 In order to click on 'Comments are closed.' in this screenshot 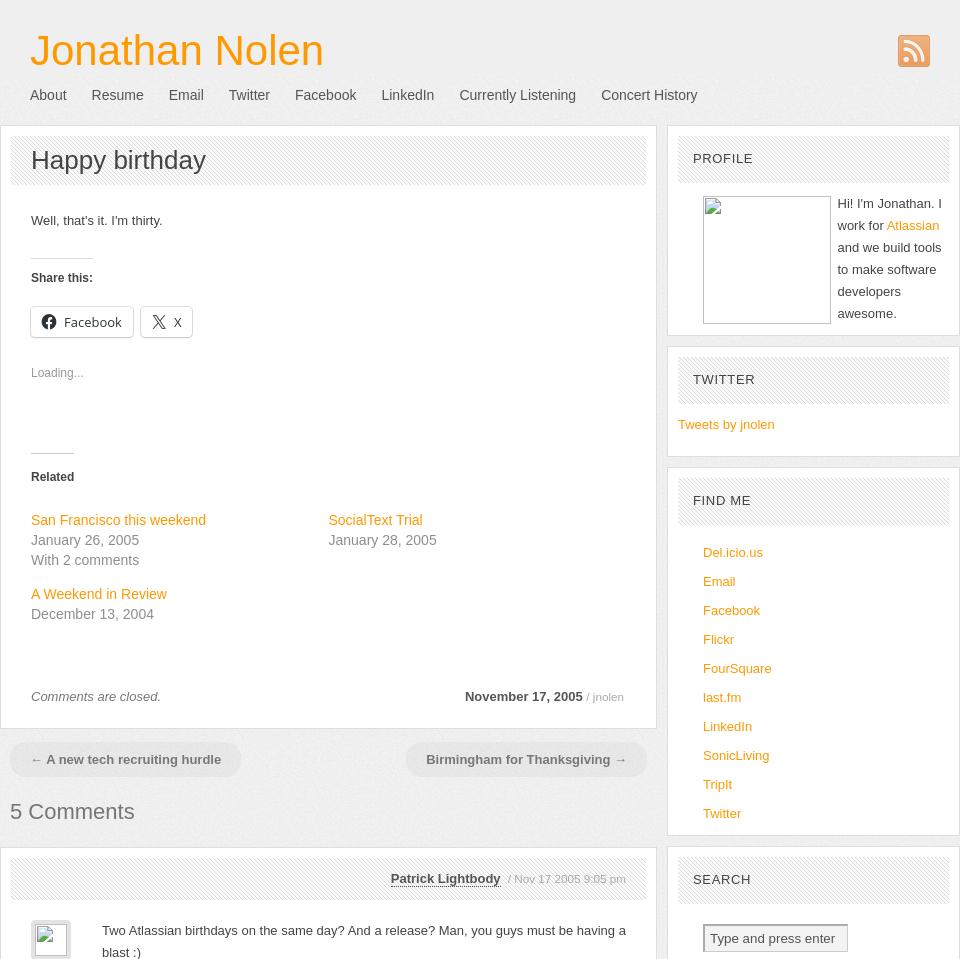, I will do `click(96, 695)`.